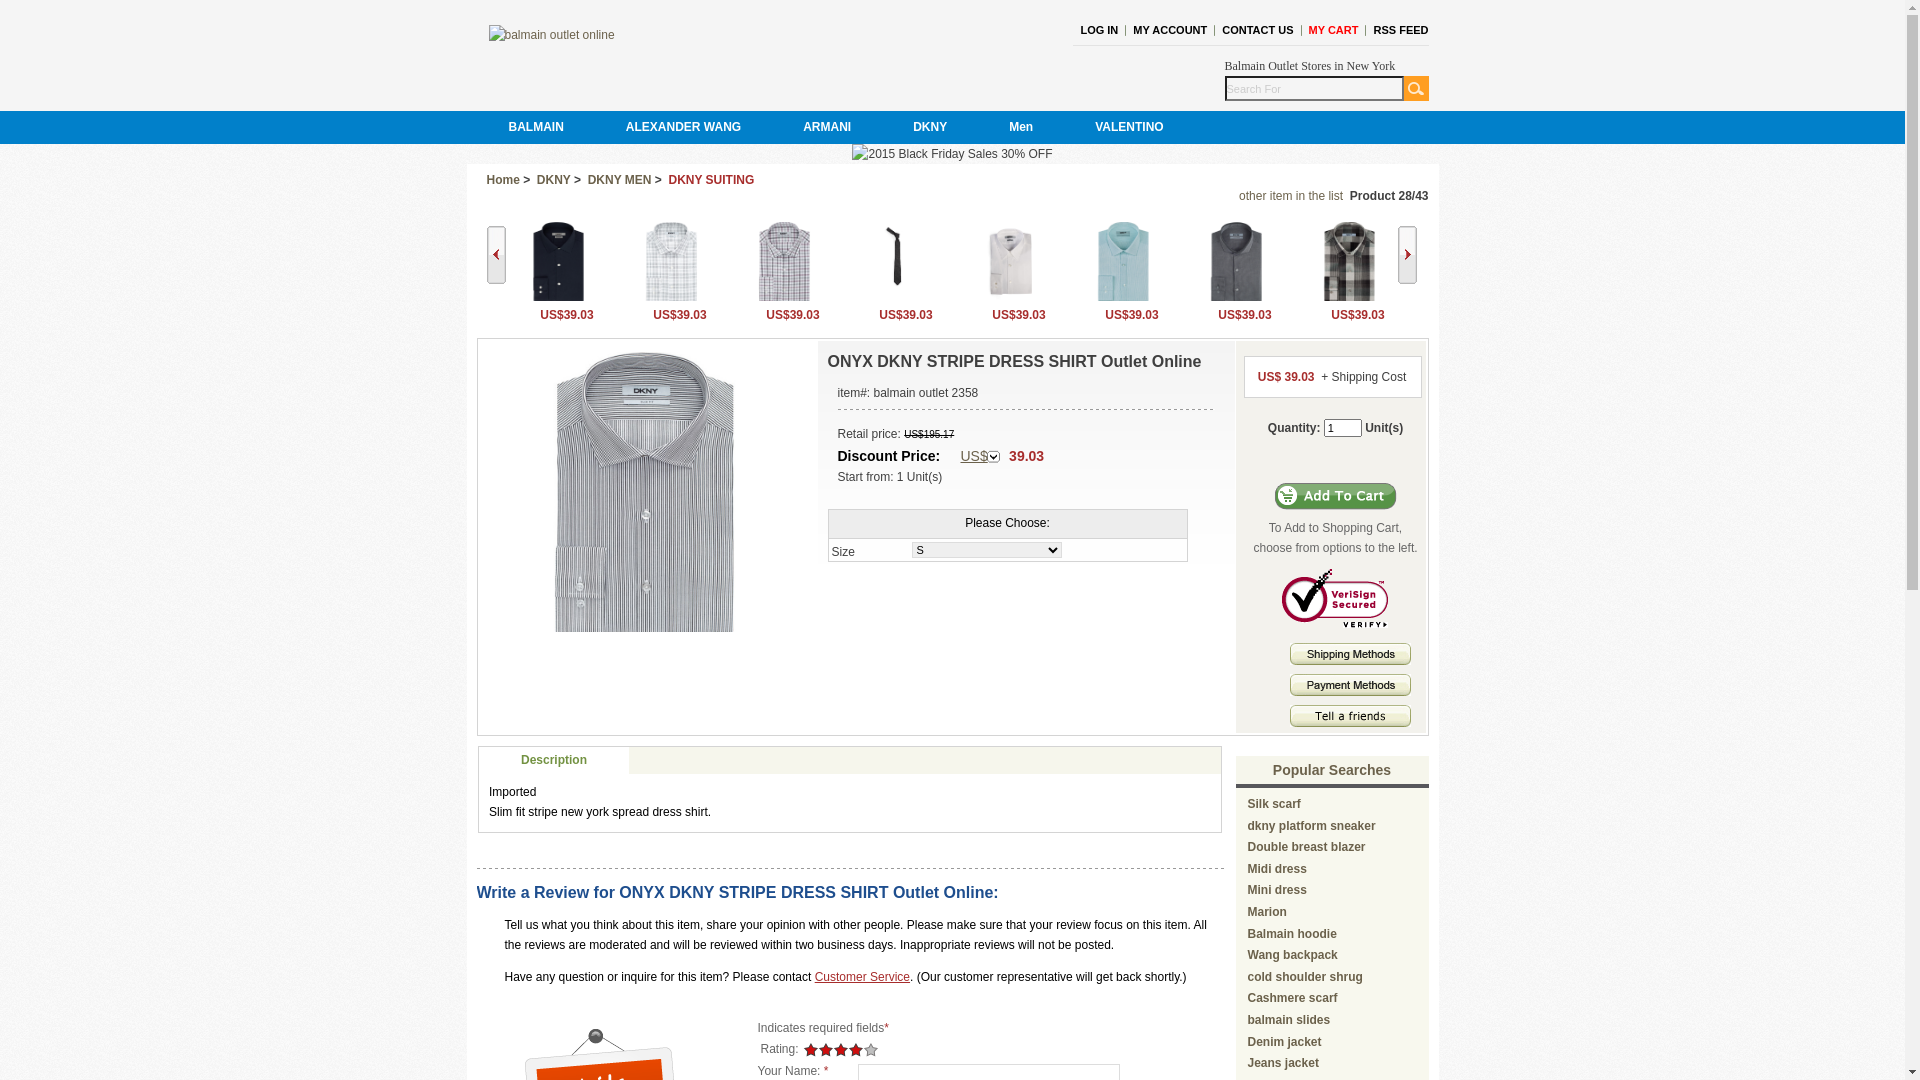 The width and height of the screenshot is (1920, 1080). I want to click on 'ARMANI', so click(826, 127).